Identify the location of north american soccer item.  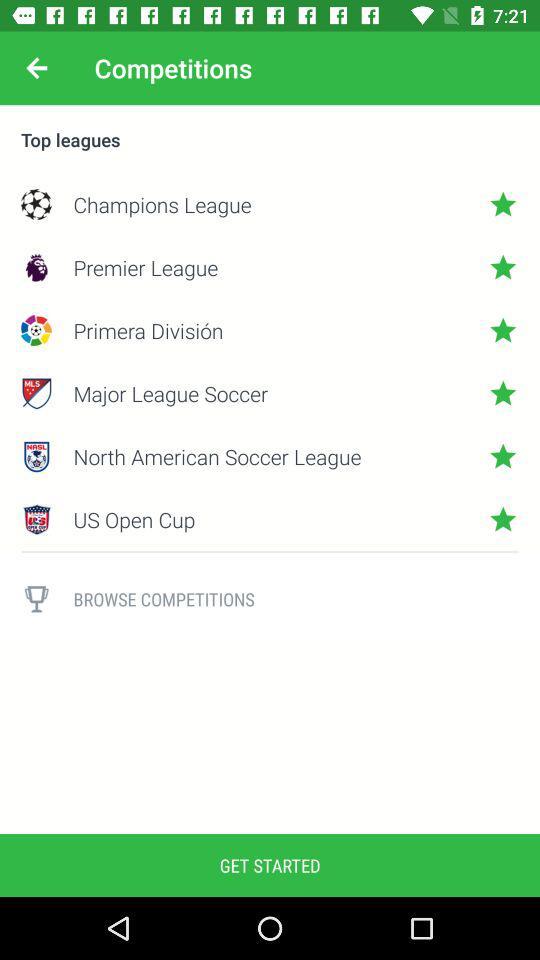
(270, 456).